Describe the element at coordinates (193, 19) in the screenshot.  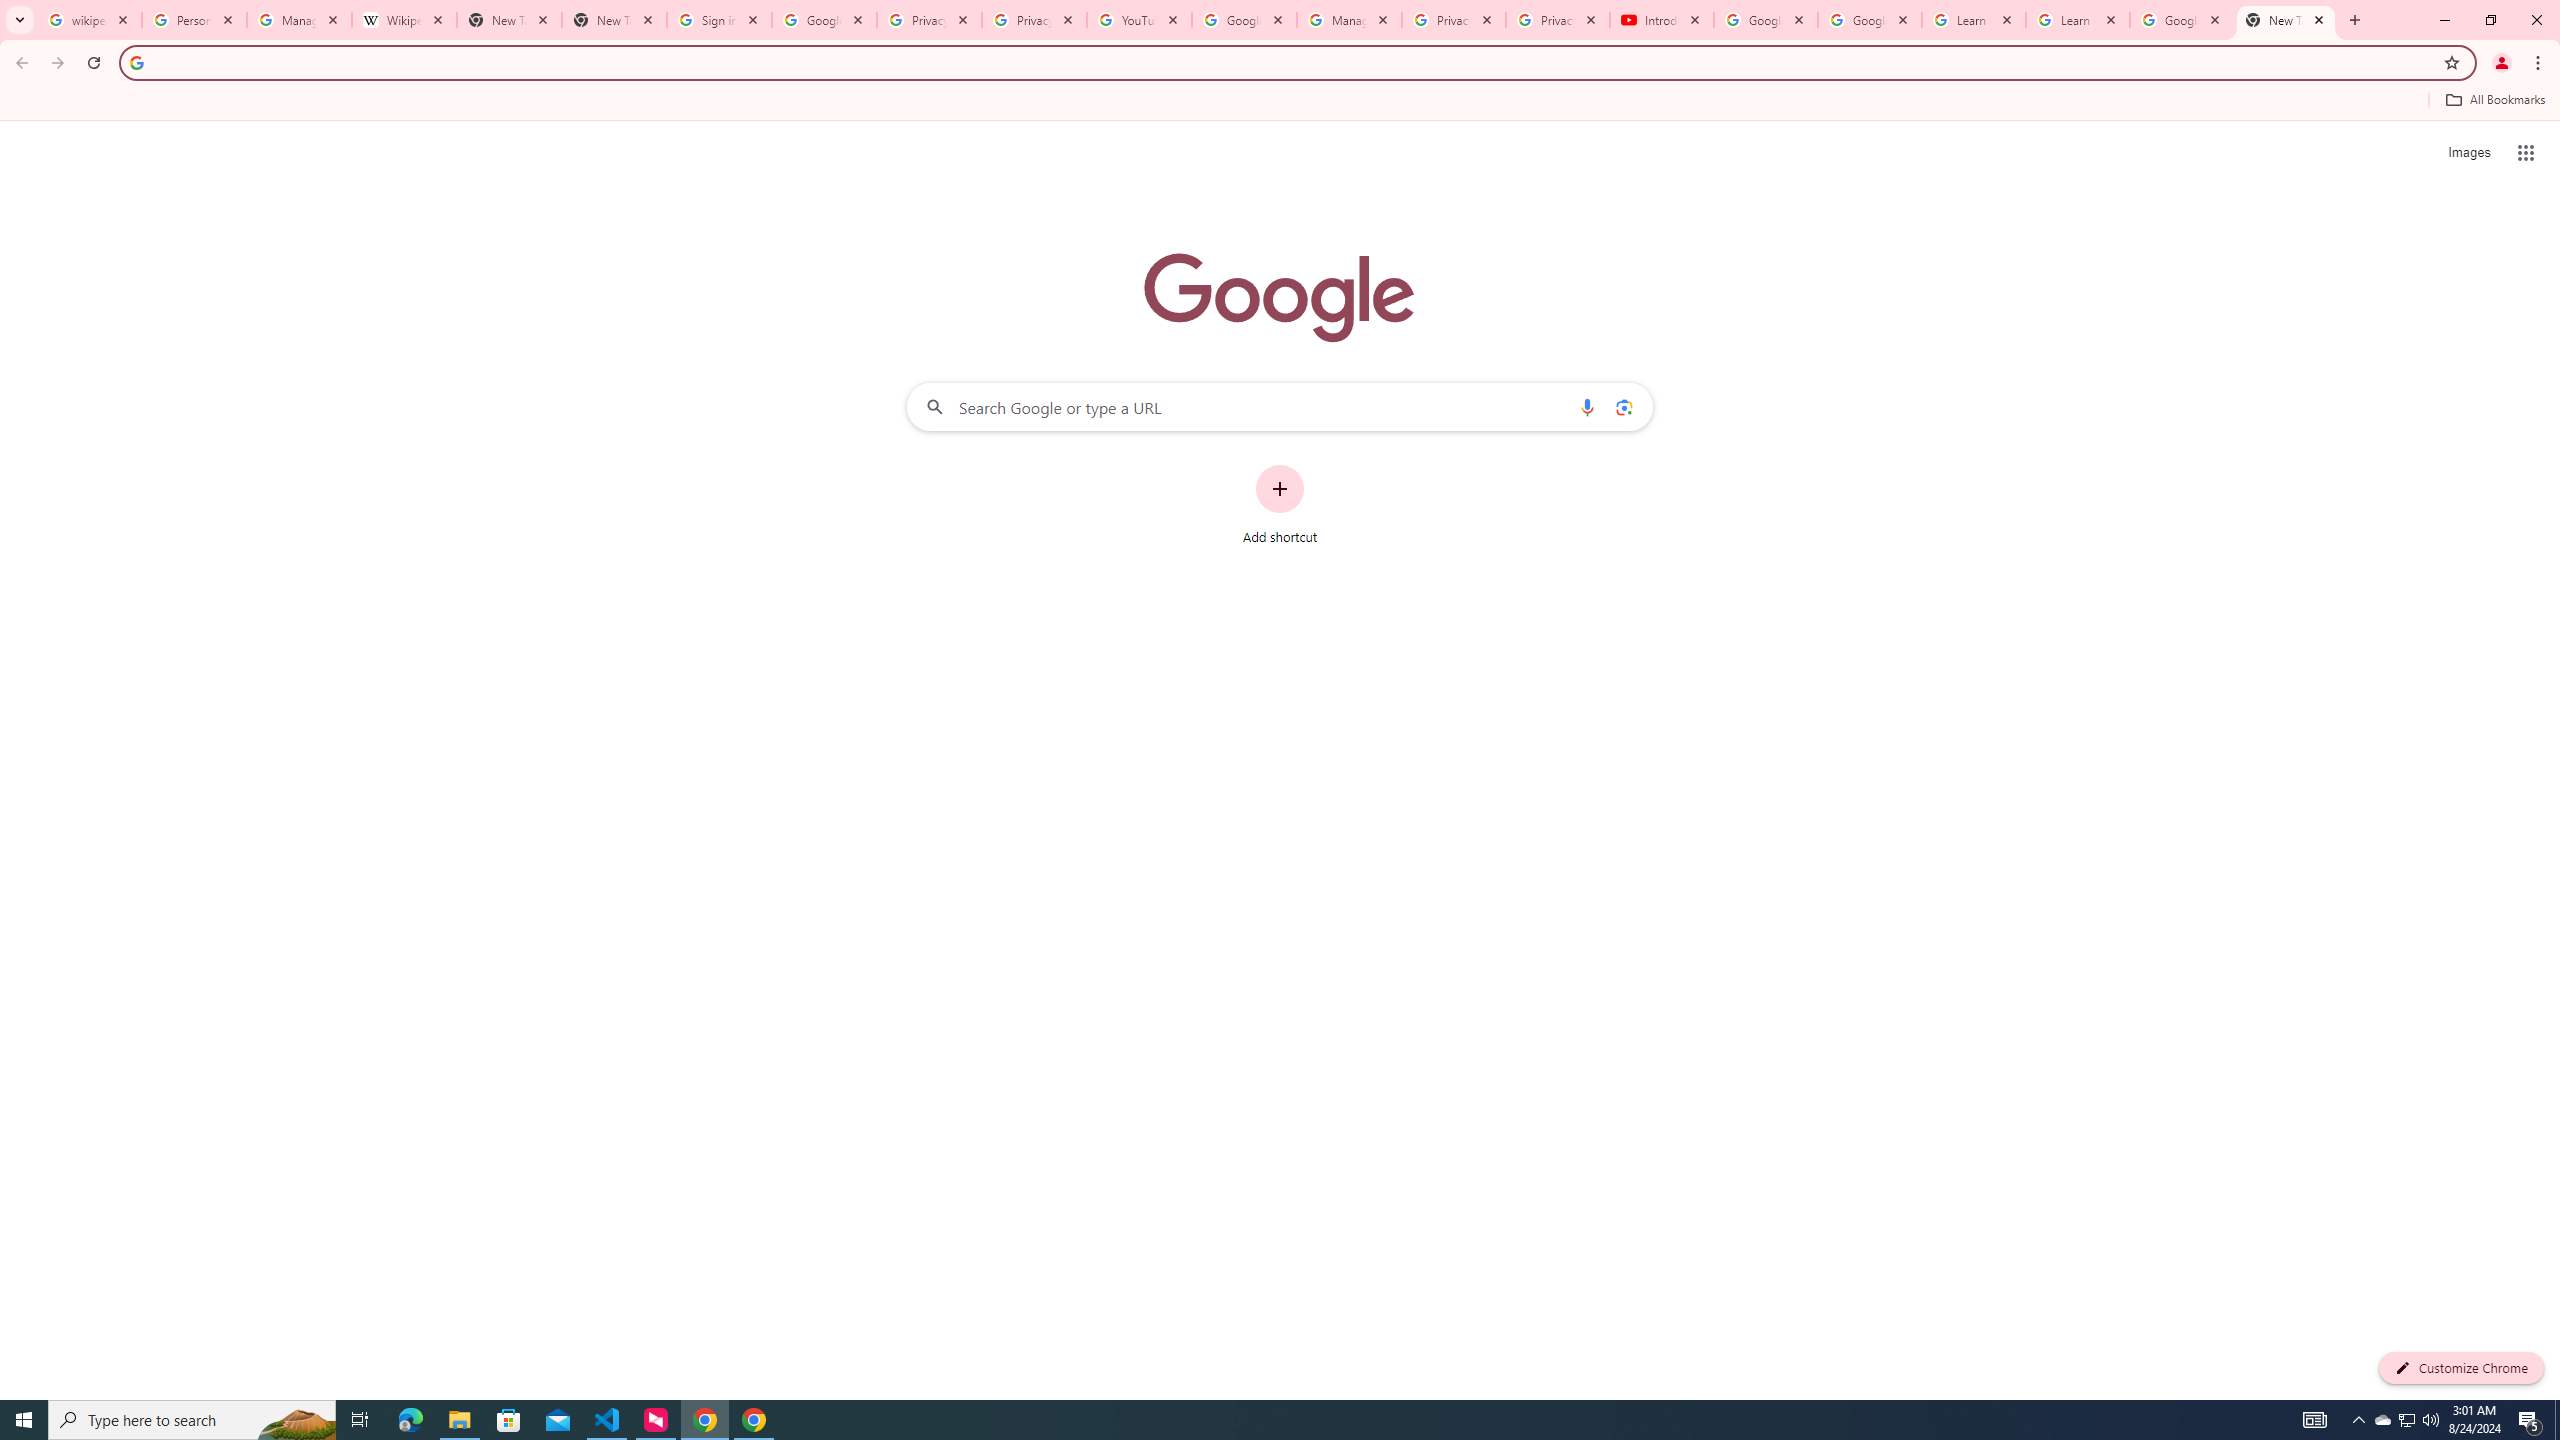
I see `'Personalization & Google Search results - Google Search Help'` at that location.